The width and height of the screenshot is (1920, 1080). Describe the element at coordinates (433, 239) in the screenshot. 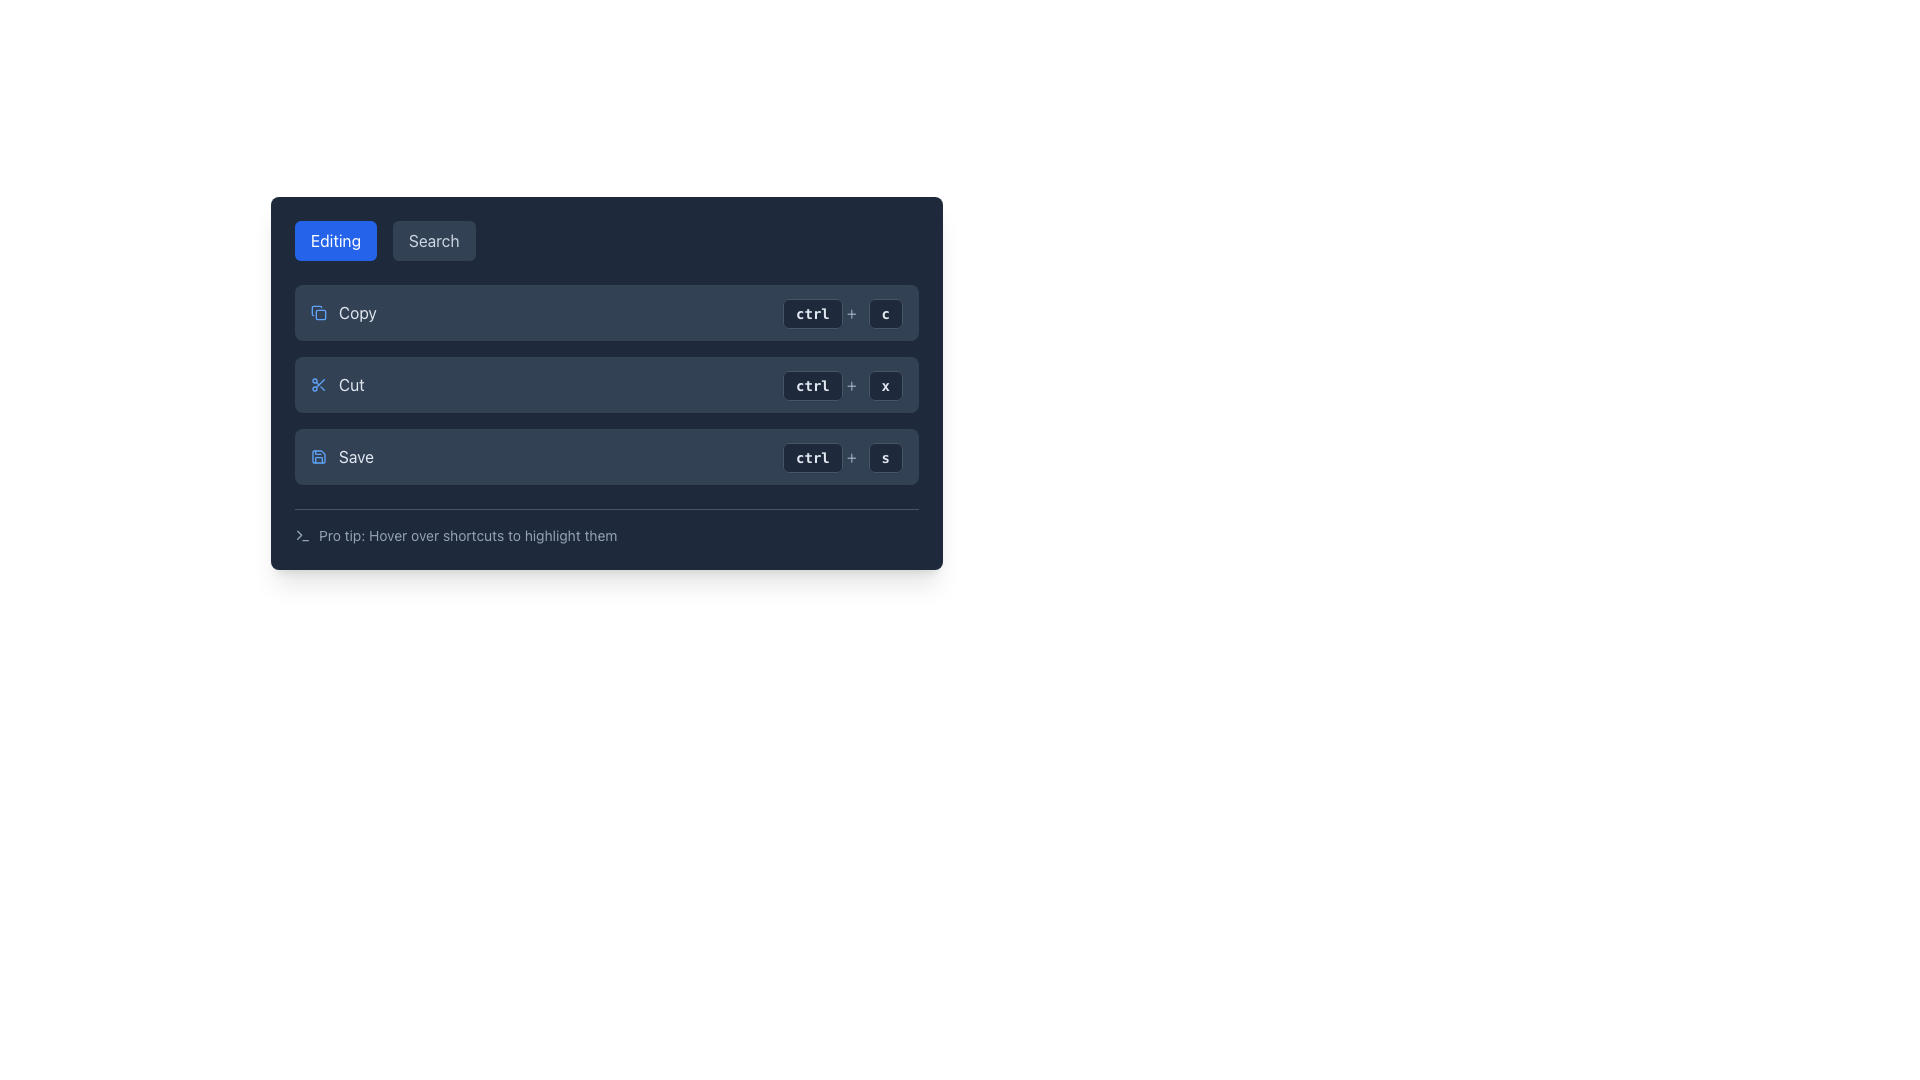

I see `the 'Search' button, which is the second button in a horizontal group of two buttons, to observe the hover effect` at that location.